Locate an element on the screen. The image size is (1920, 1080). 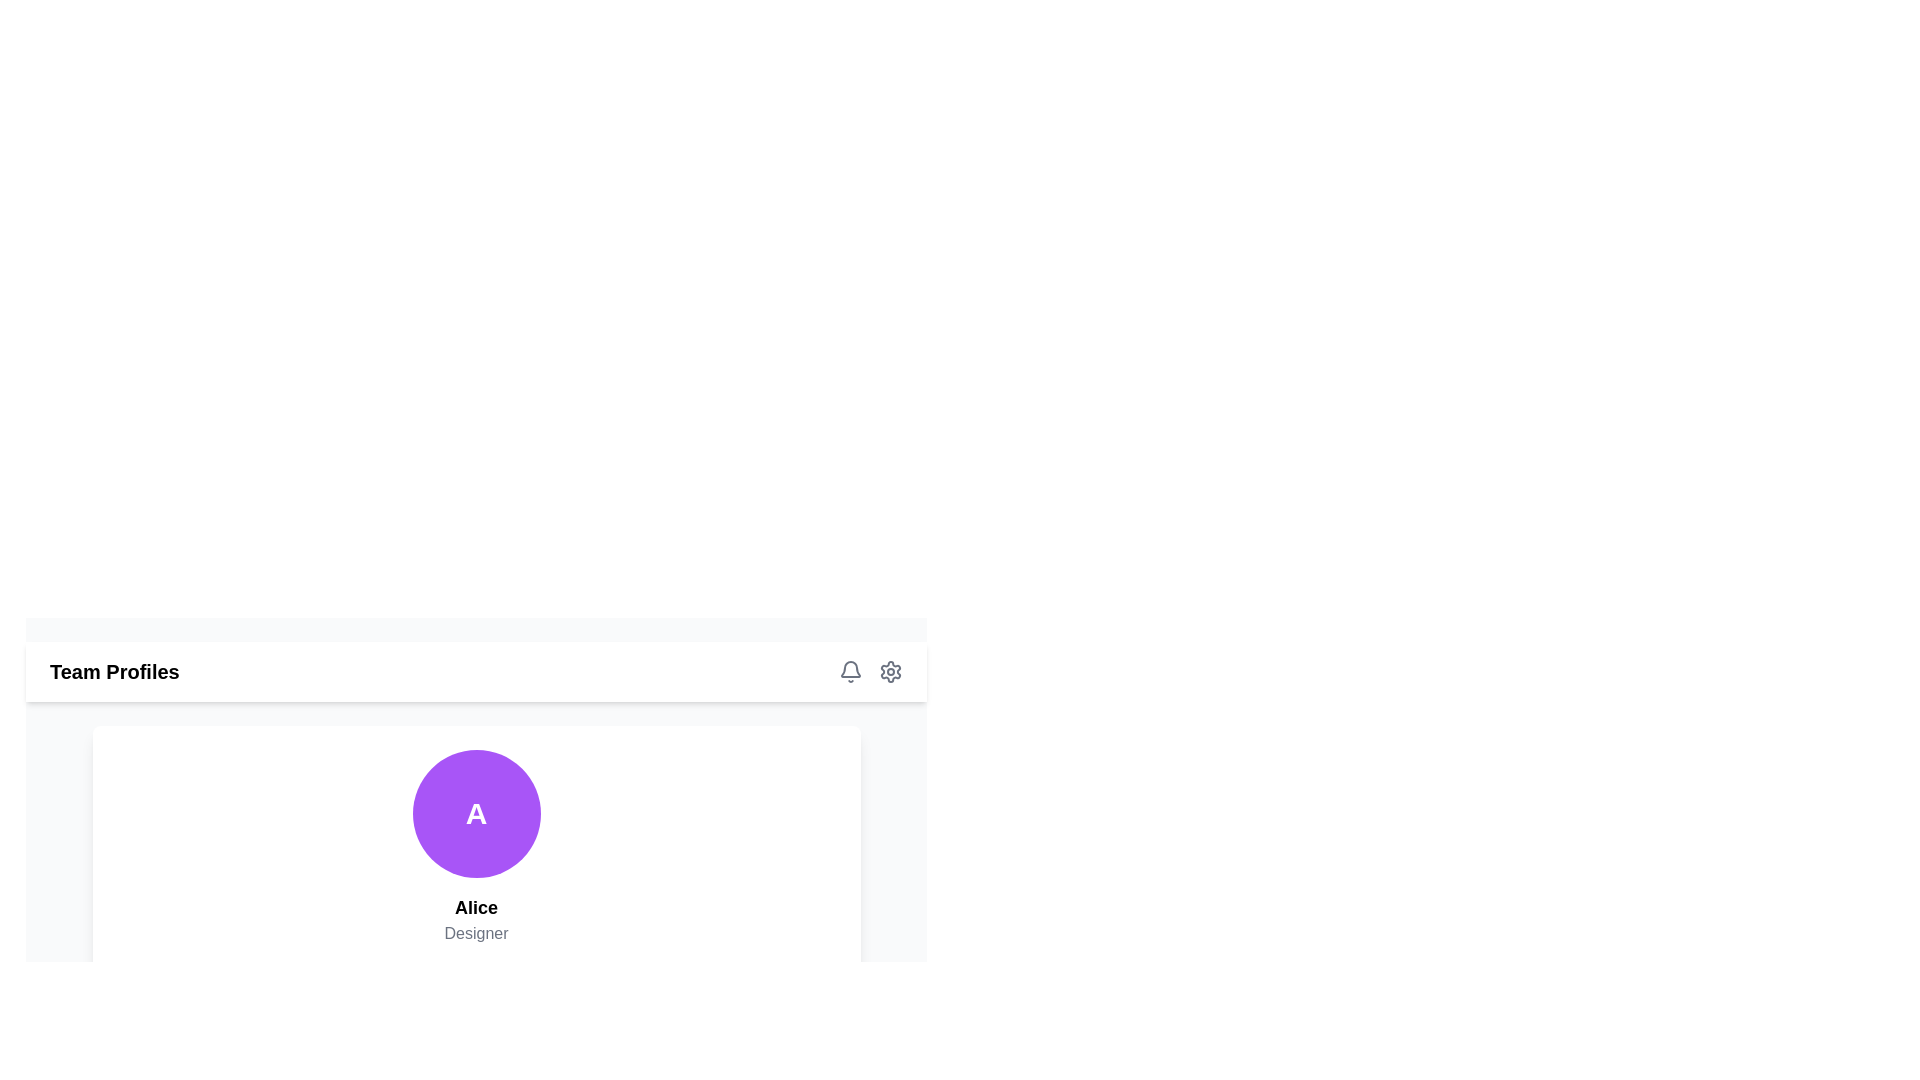
text displayed in the text label that shows the name 'Alice', which is located below the circular avatar and above the text 'Designer' is located at coordinates (475, 907).